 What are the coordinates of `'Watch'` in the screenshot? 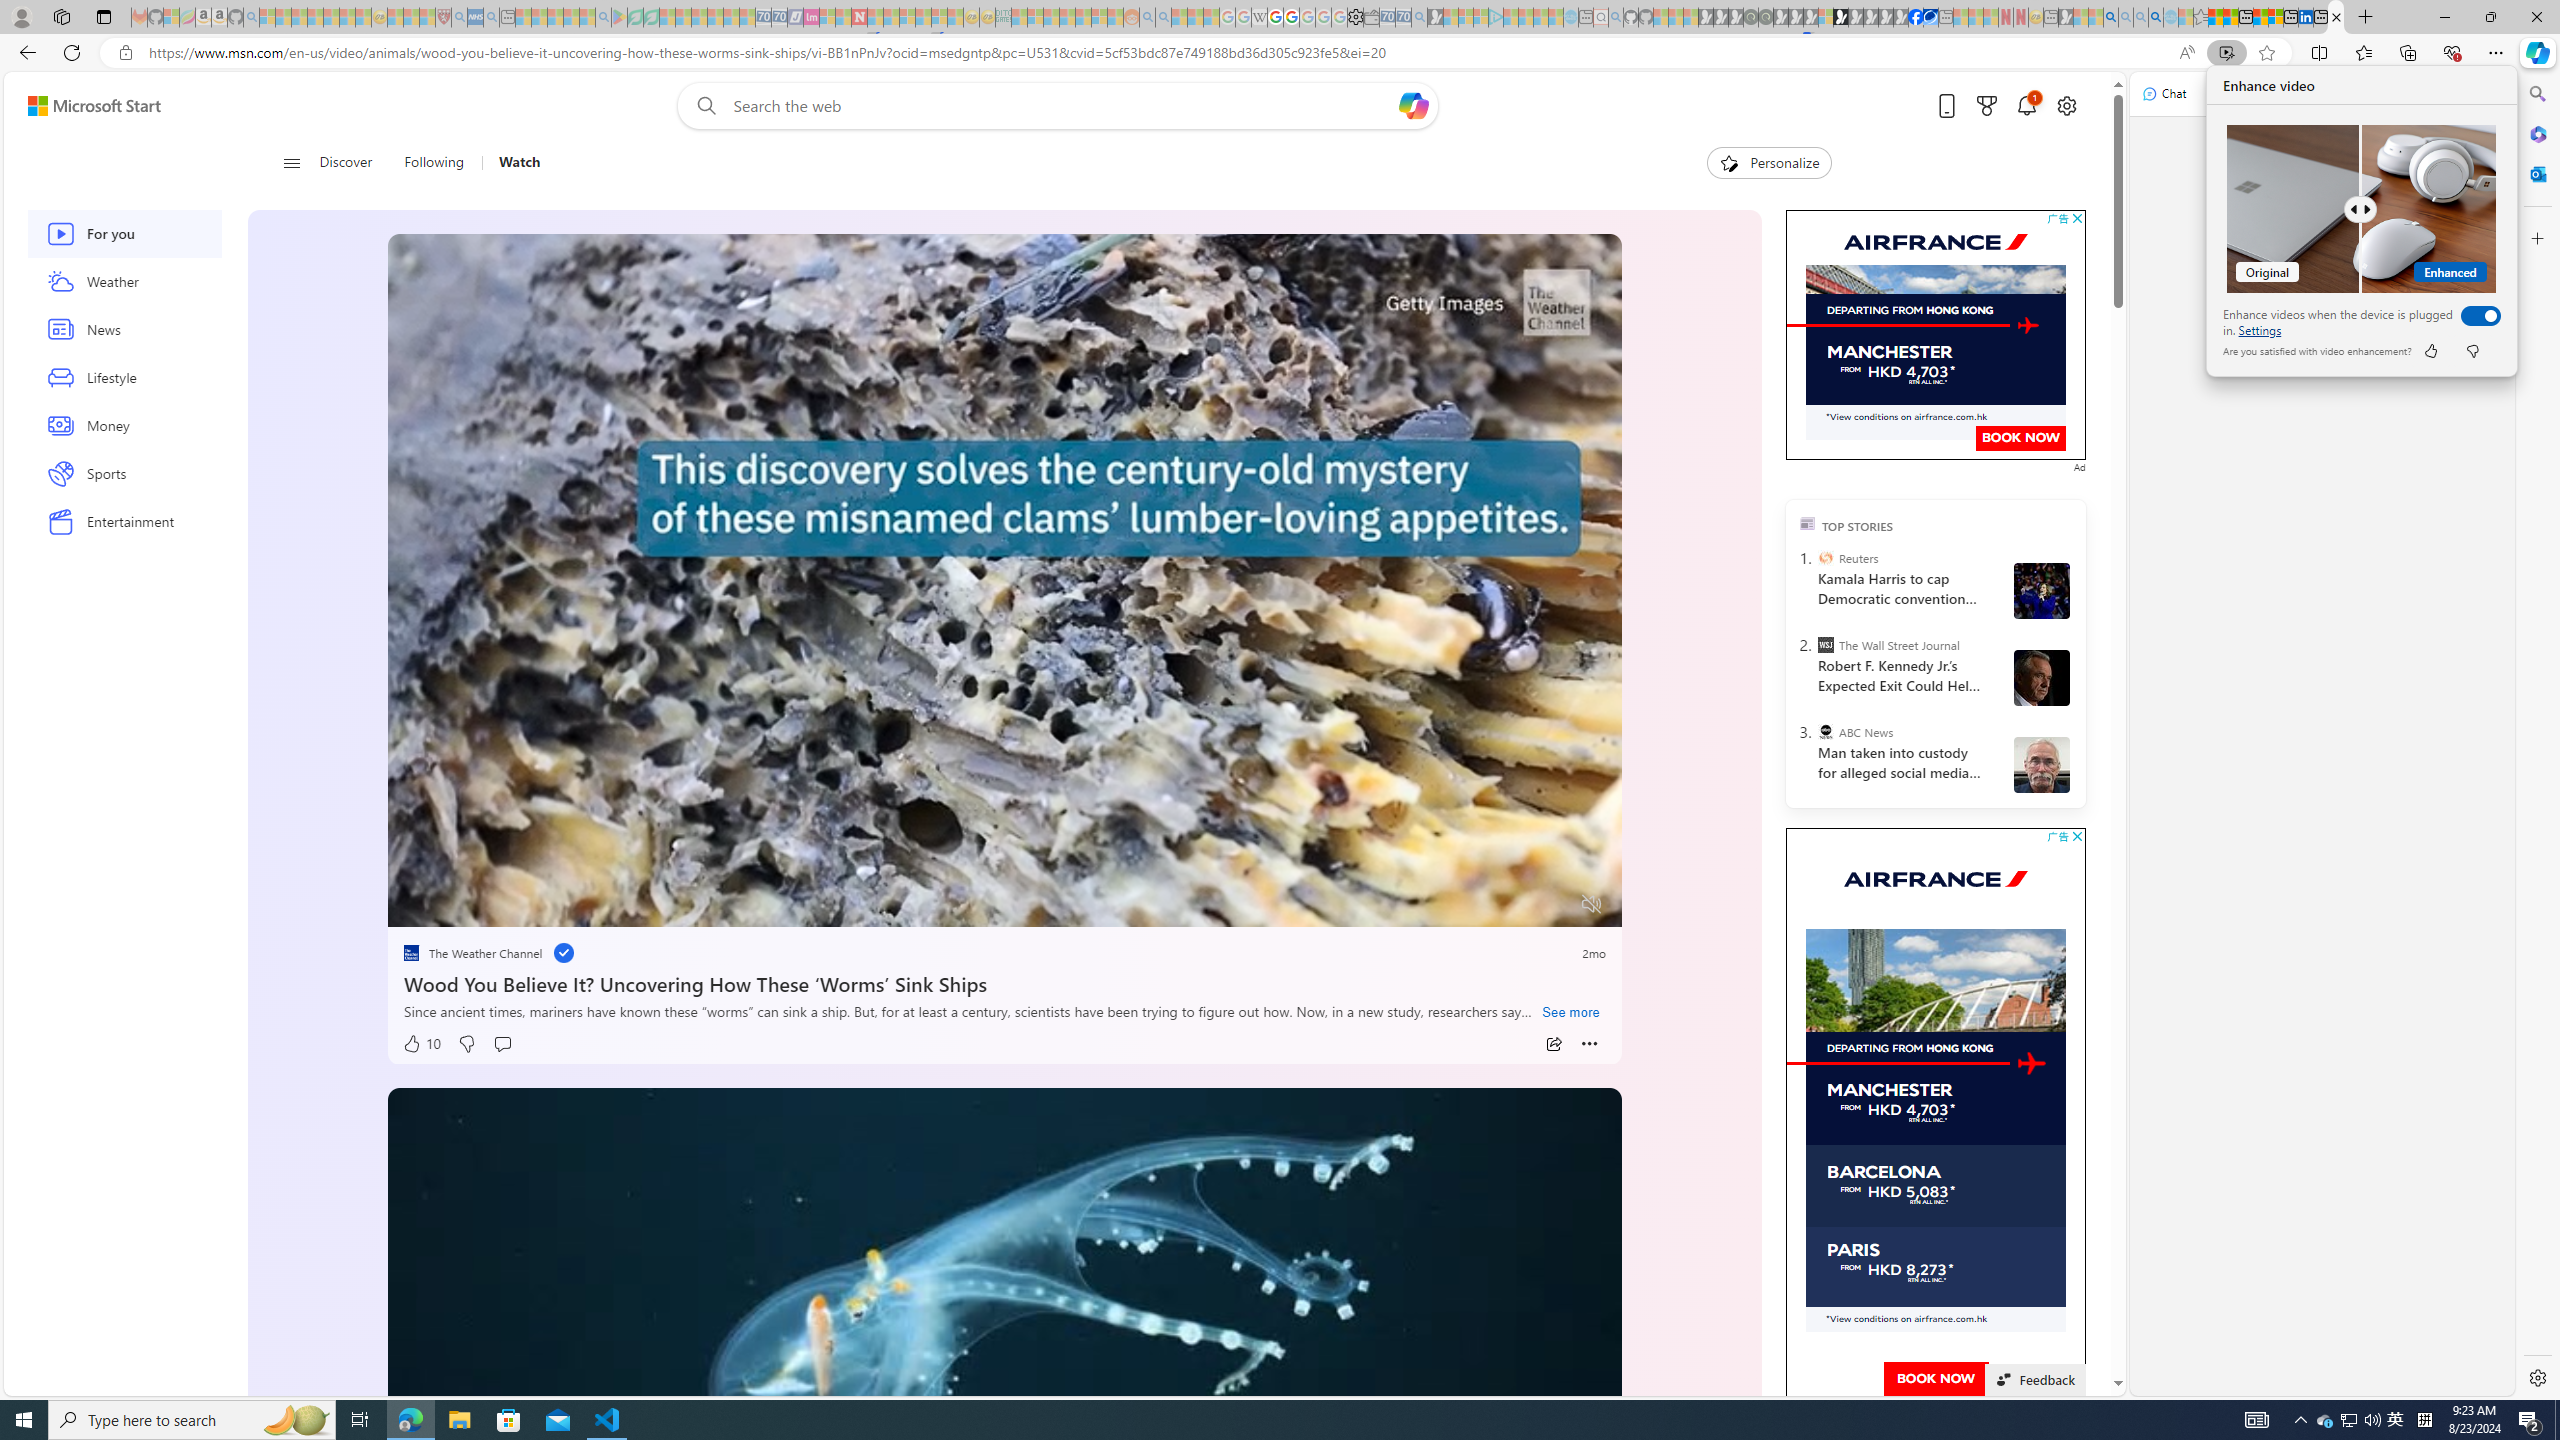 It's located at (509, 162).